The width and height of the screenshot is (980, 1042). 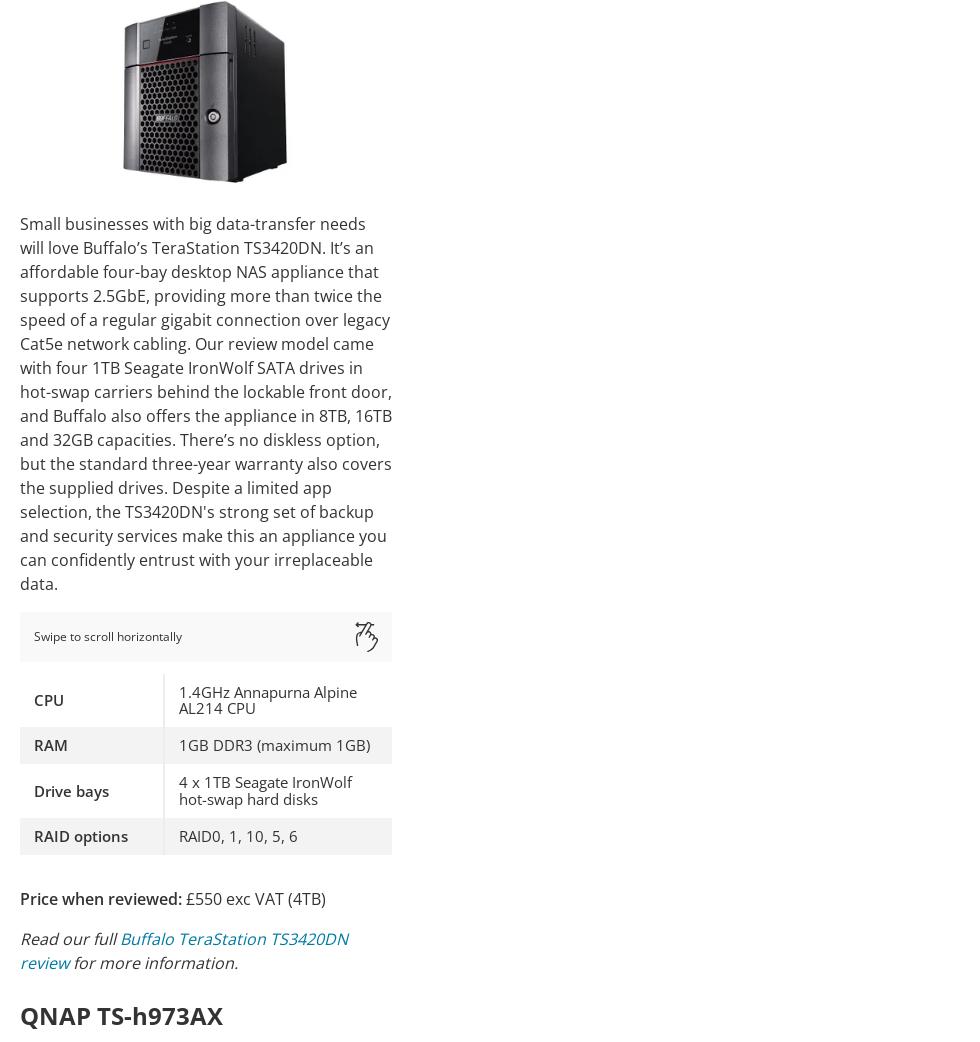 I want to click on 'RAID options', so click(x=81, y=834).